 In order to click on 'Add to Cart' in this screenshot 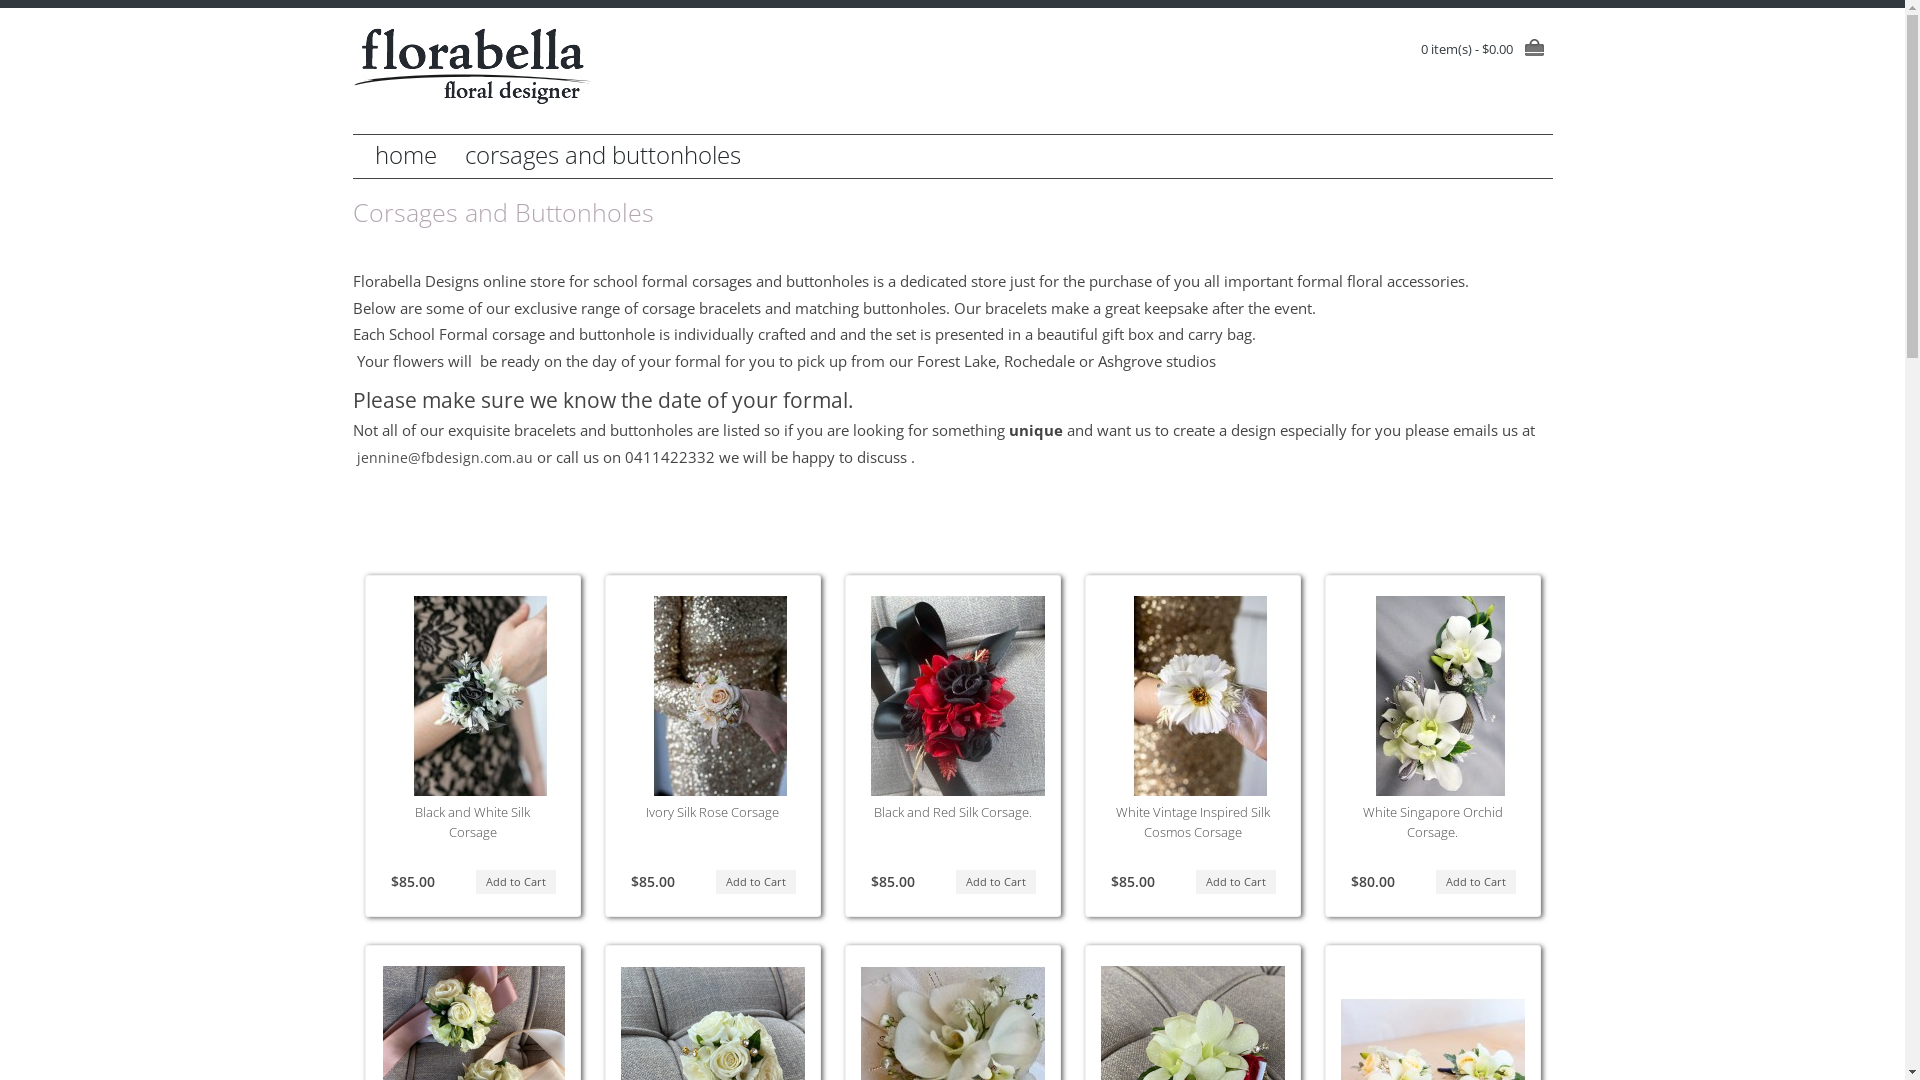, I will do `click(1195, 881)`.